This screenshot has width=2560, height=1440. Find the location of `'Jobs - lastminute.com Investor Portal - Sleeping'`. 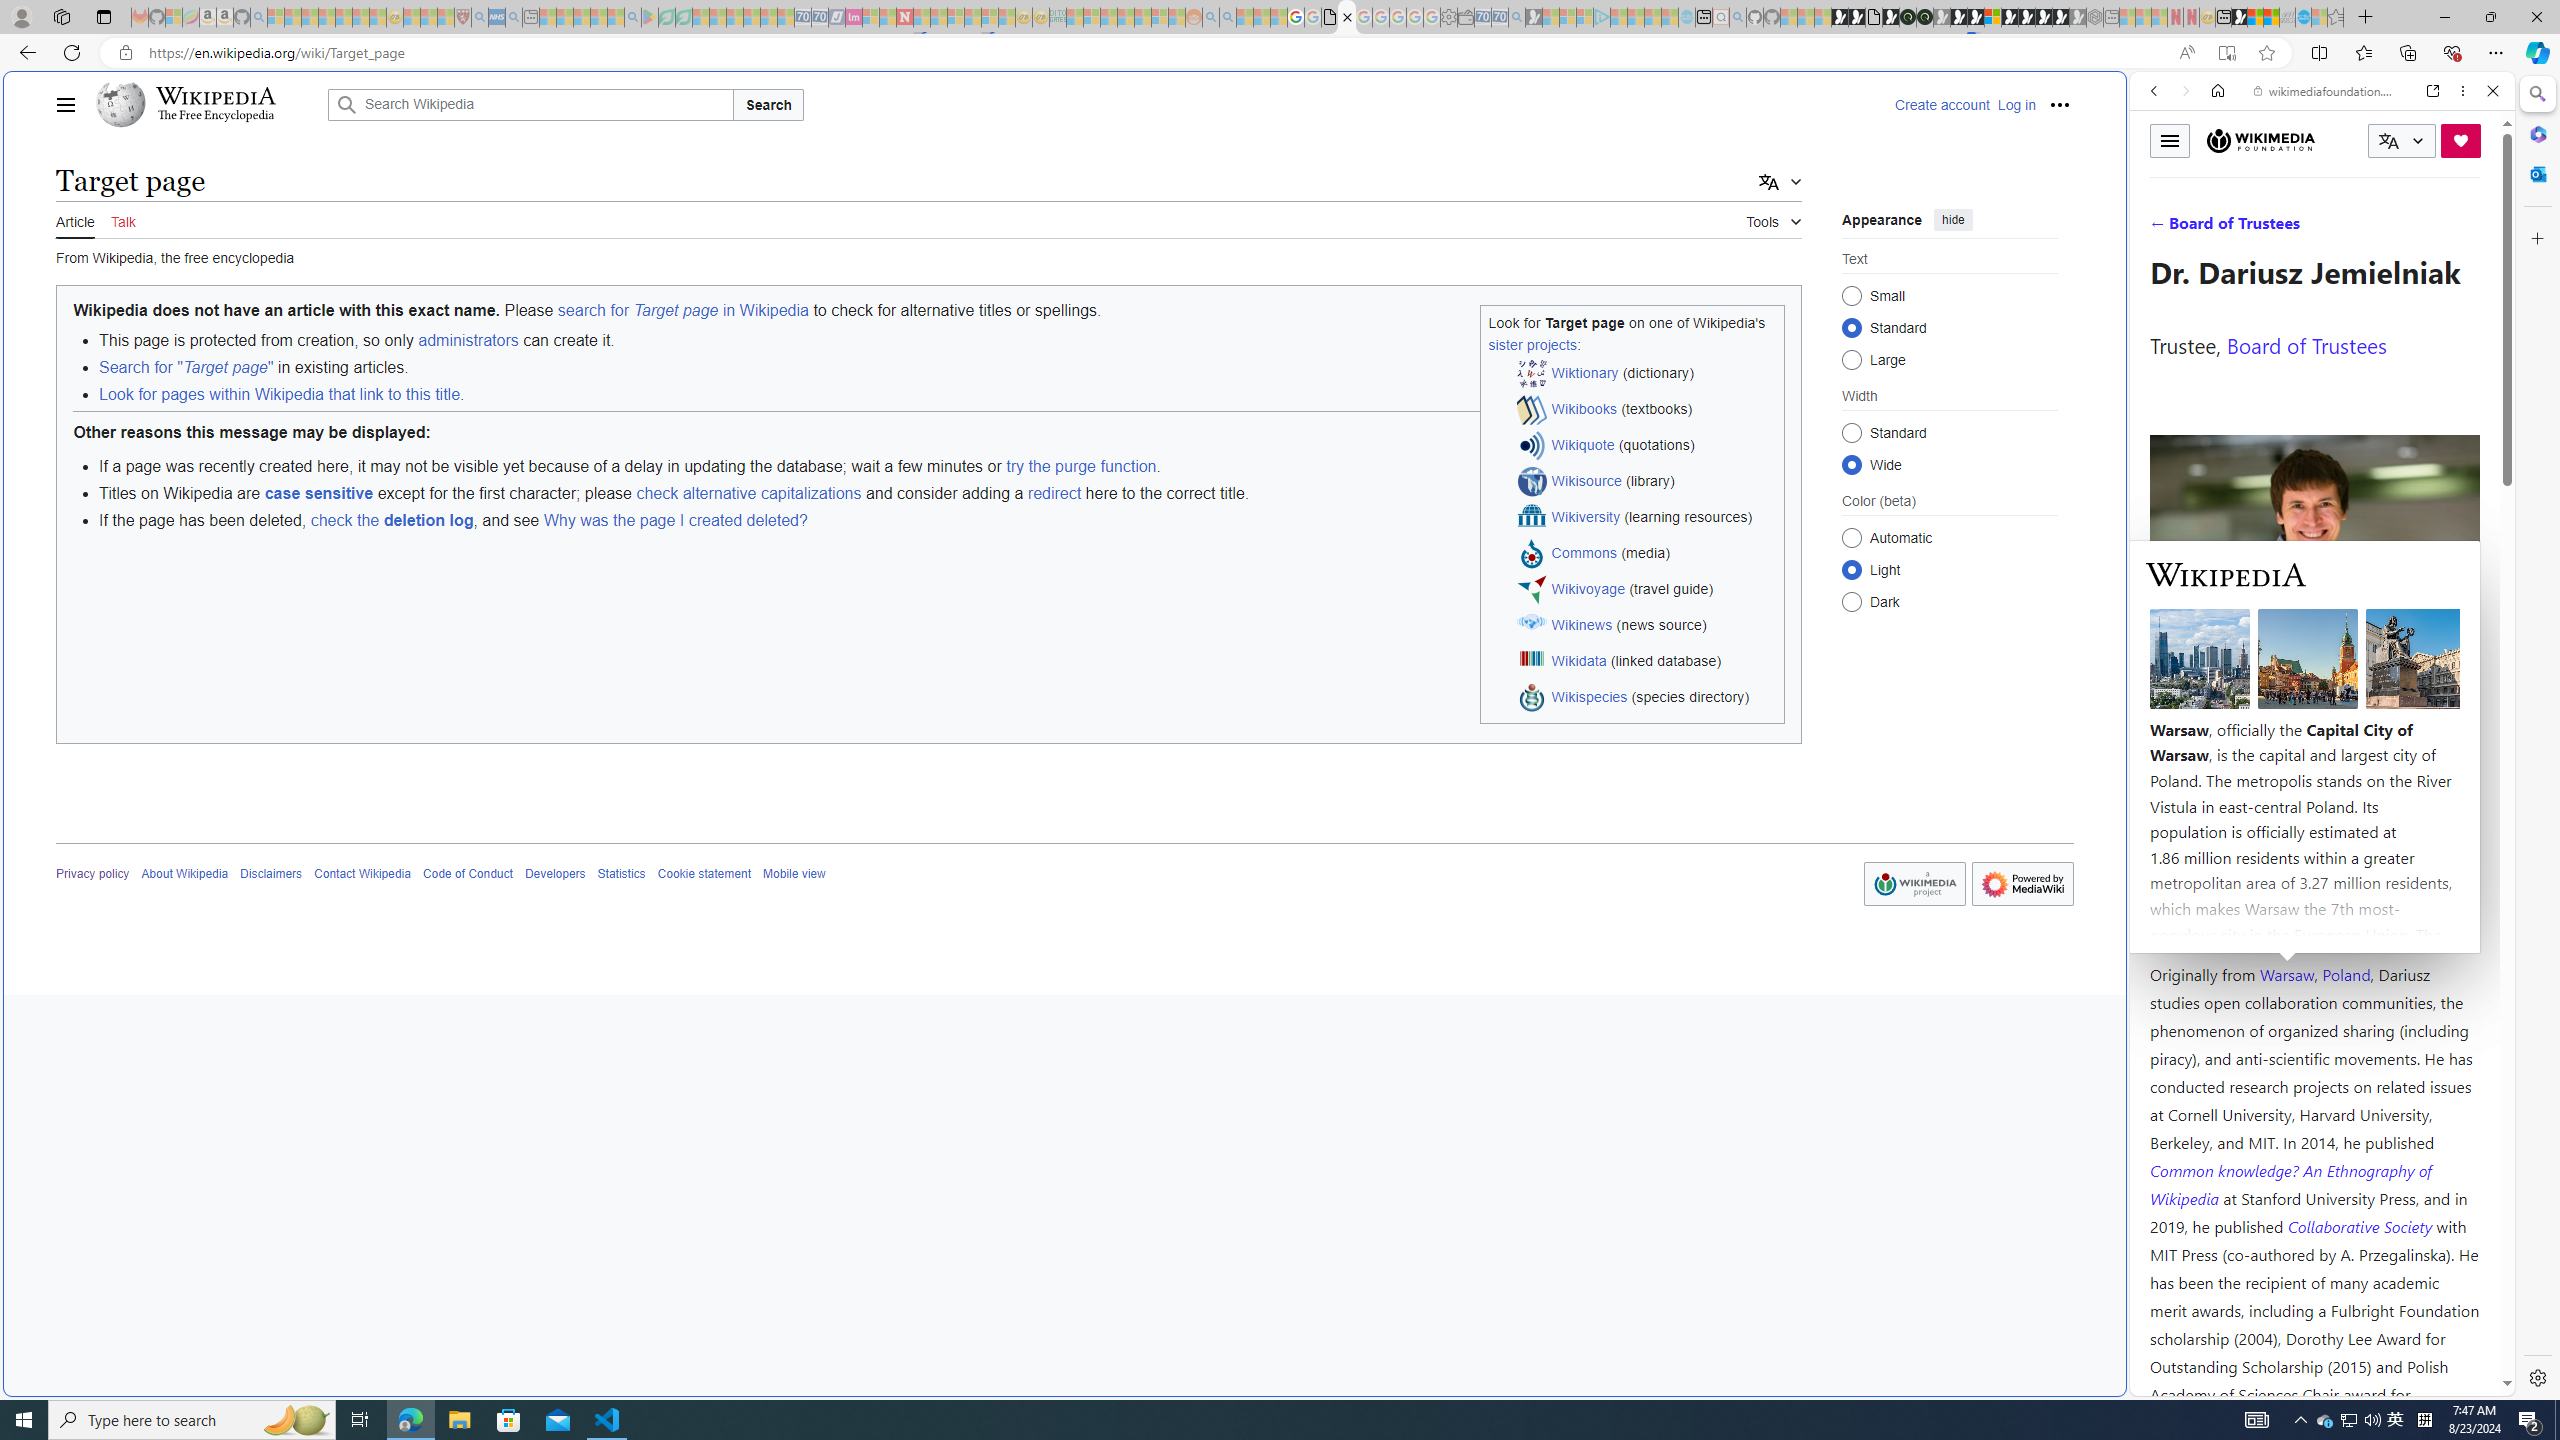

'Jobs - lastminute.com Investor Portal - Sleeping' is located at coordinates (852, 16).